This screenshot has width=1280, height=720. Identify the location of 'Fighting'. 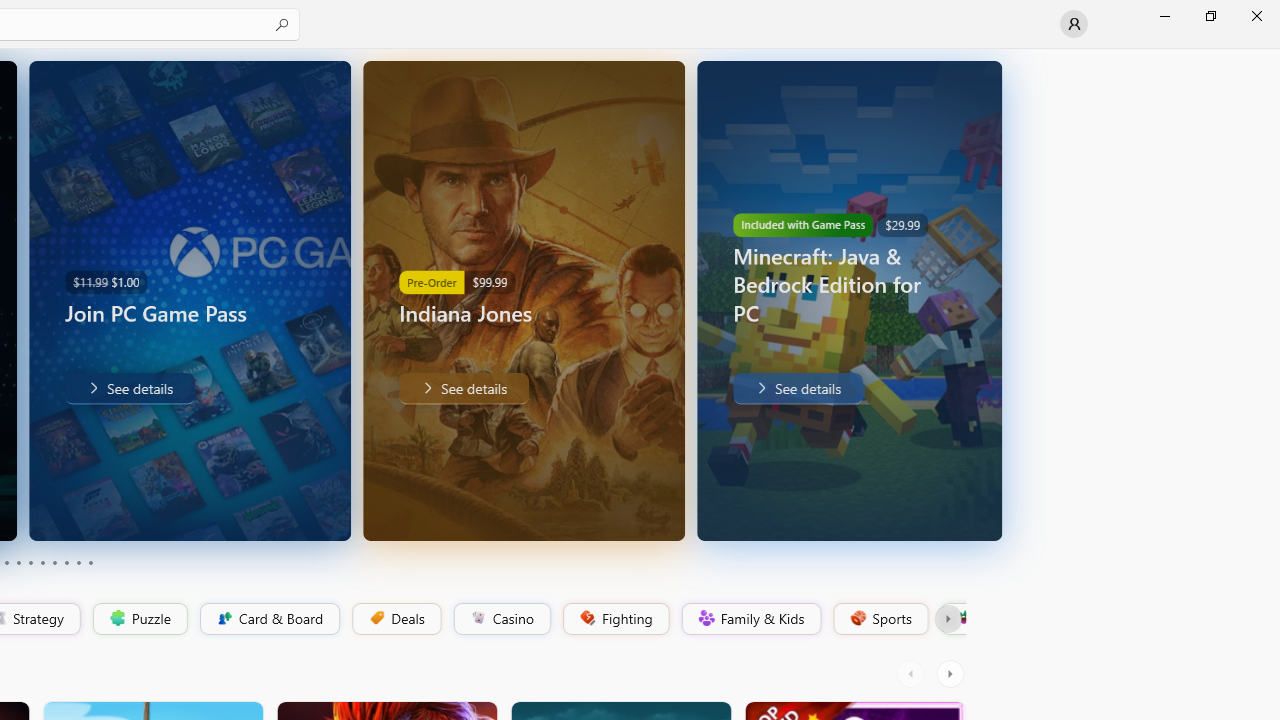
(614, 618).